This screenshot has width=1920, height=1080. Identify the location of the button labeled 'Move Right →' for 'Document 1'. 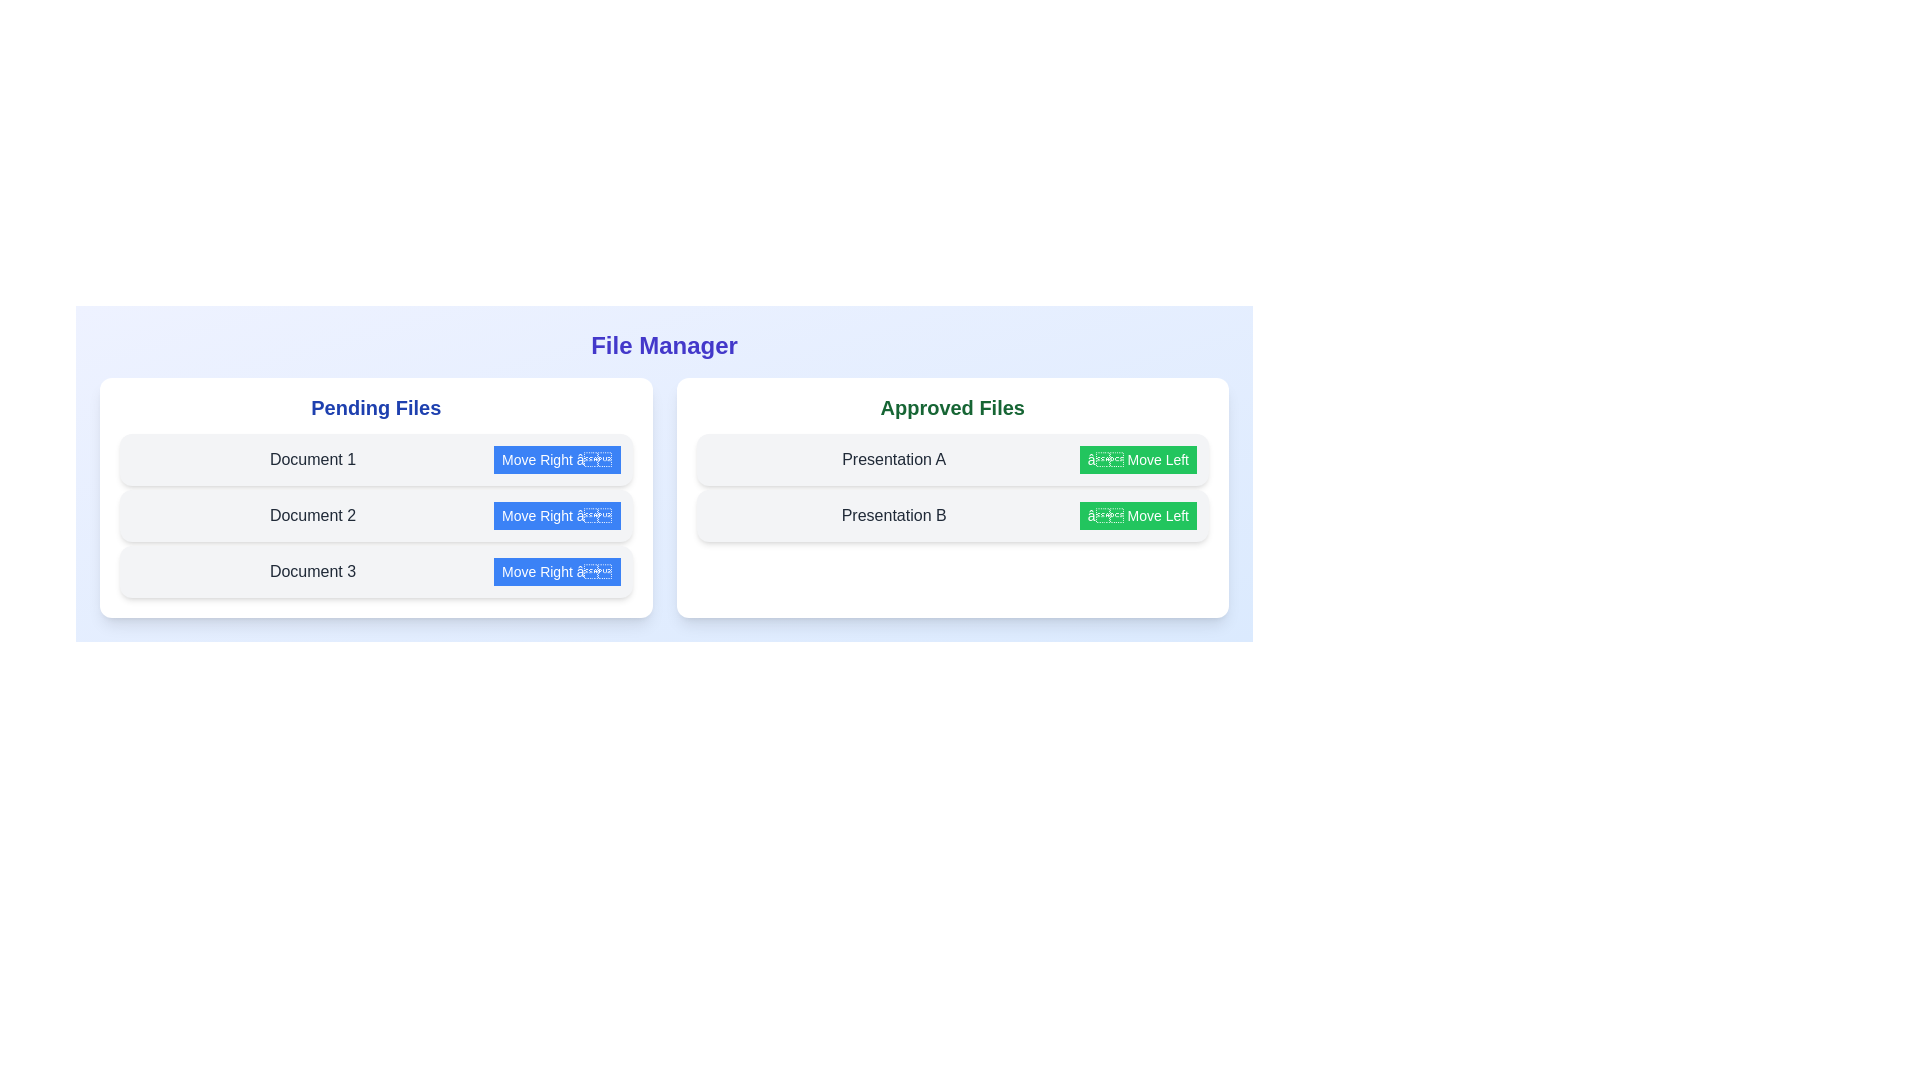
(556, 459).